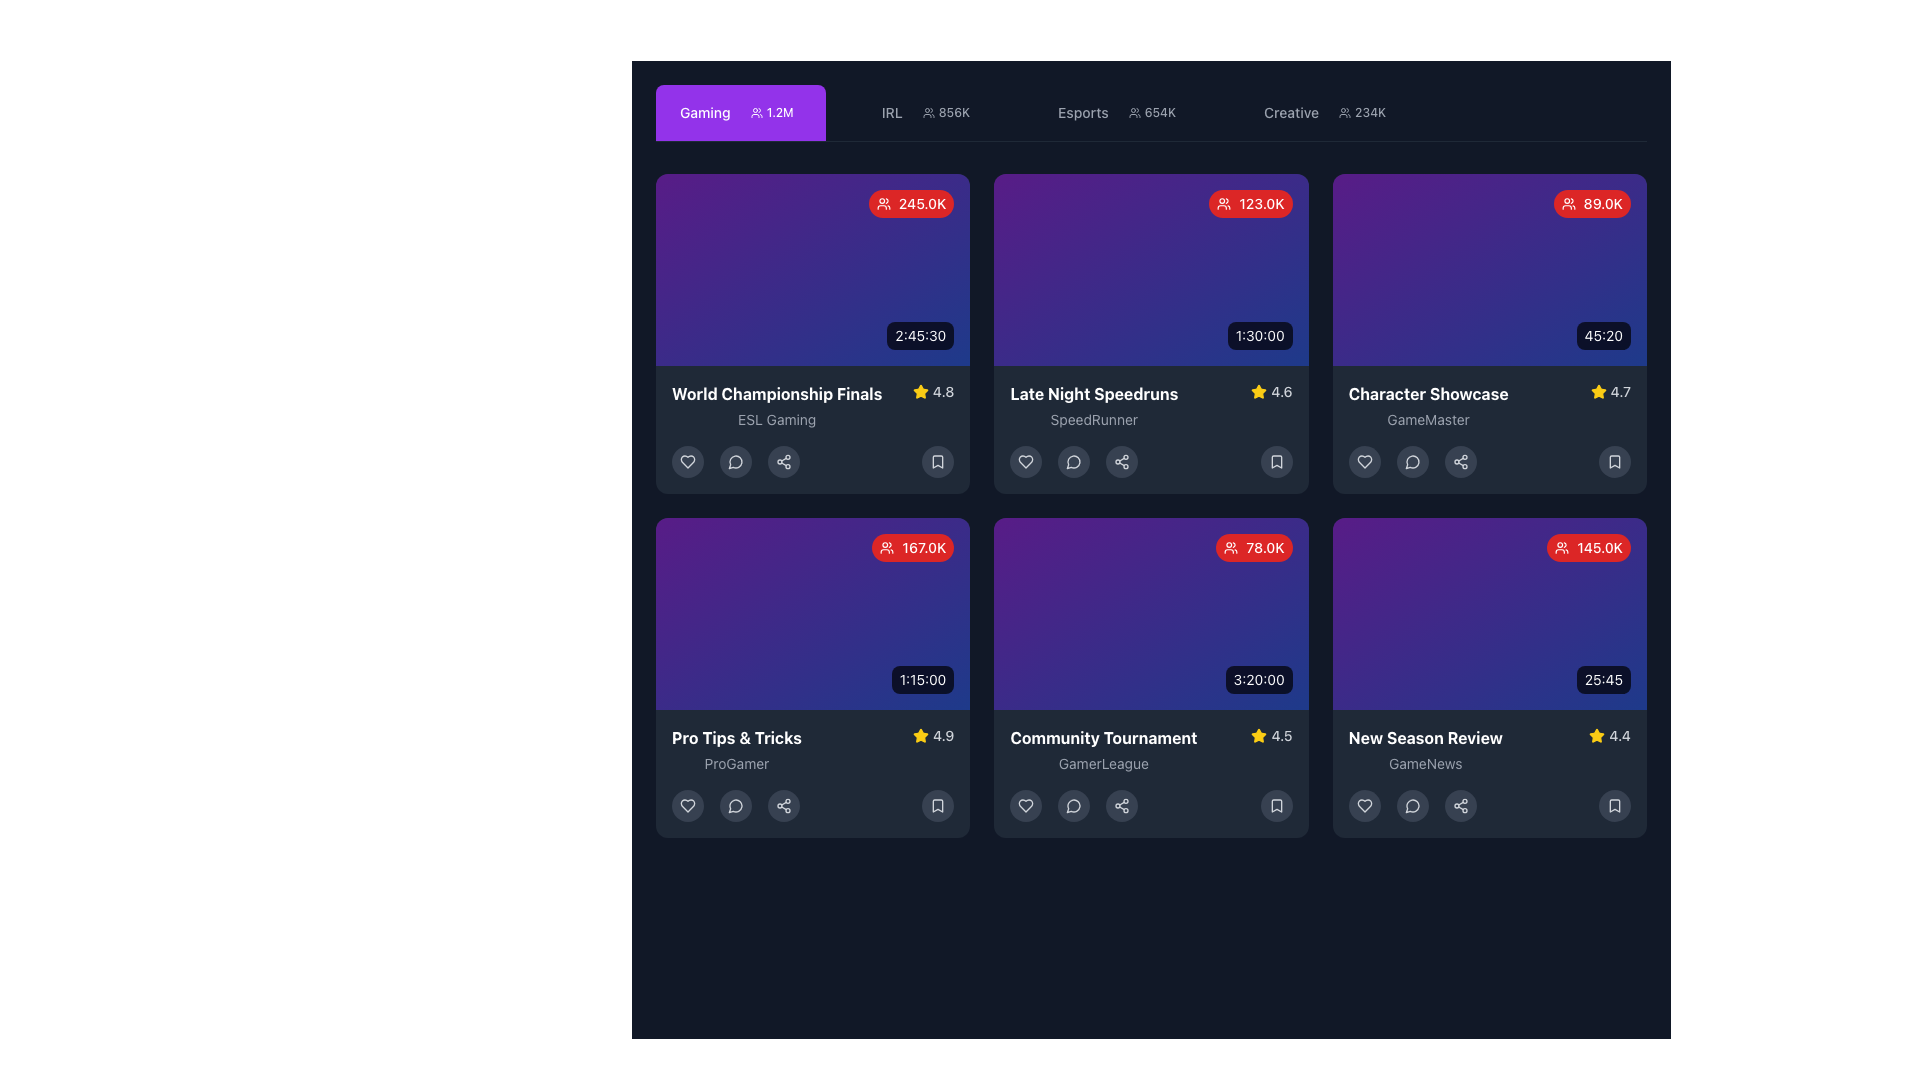 The height and width of the screenshot is (1080, 1920). I want to click on the 'Esports' tab item in the navigation menu to change its appearance, so click(1151, 112).